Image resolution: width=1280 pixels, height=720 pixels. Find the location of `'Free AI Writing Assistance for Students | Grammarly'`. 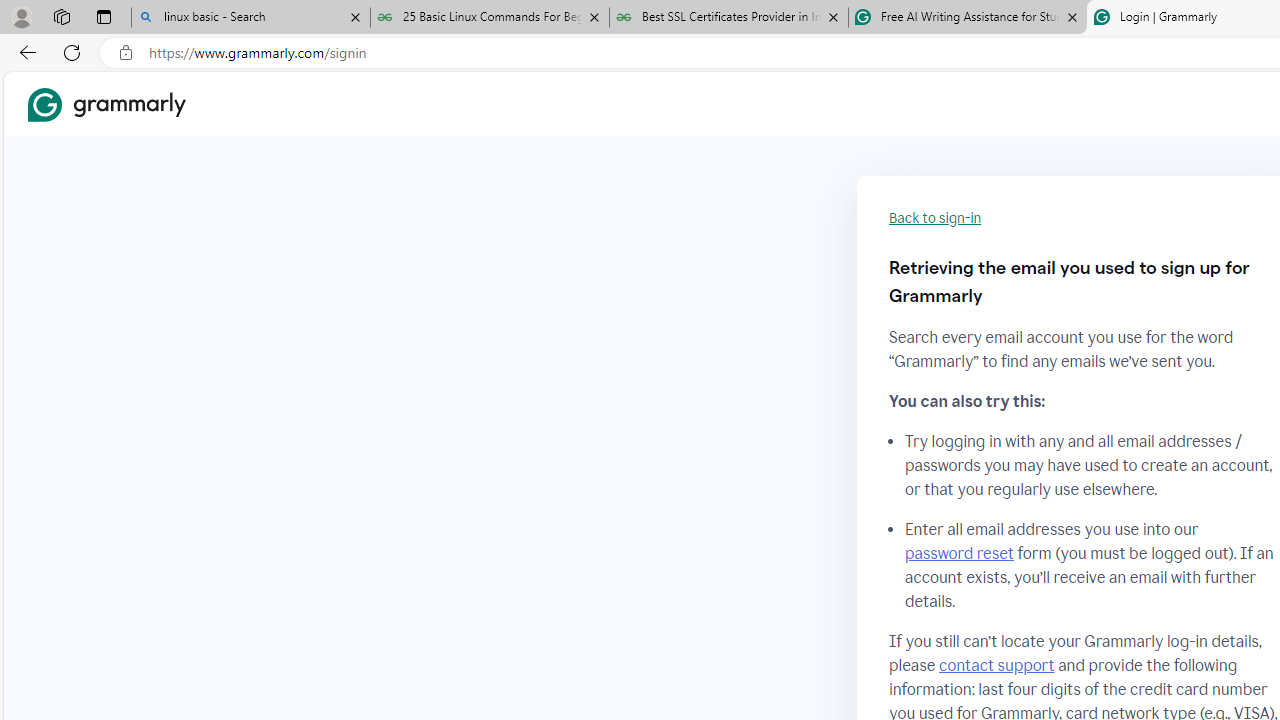

'Free AI Writing Assistance for Students | Grammarly' is located at coordinates (967, 17).